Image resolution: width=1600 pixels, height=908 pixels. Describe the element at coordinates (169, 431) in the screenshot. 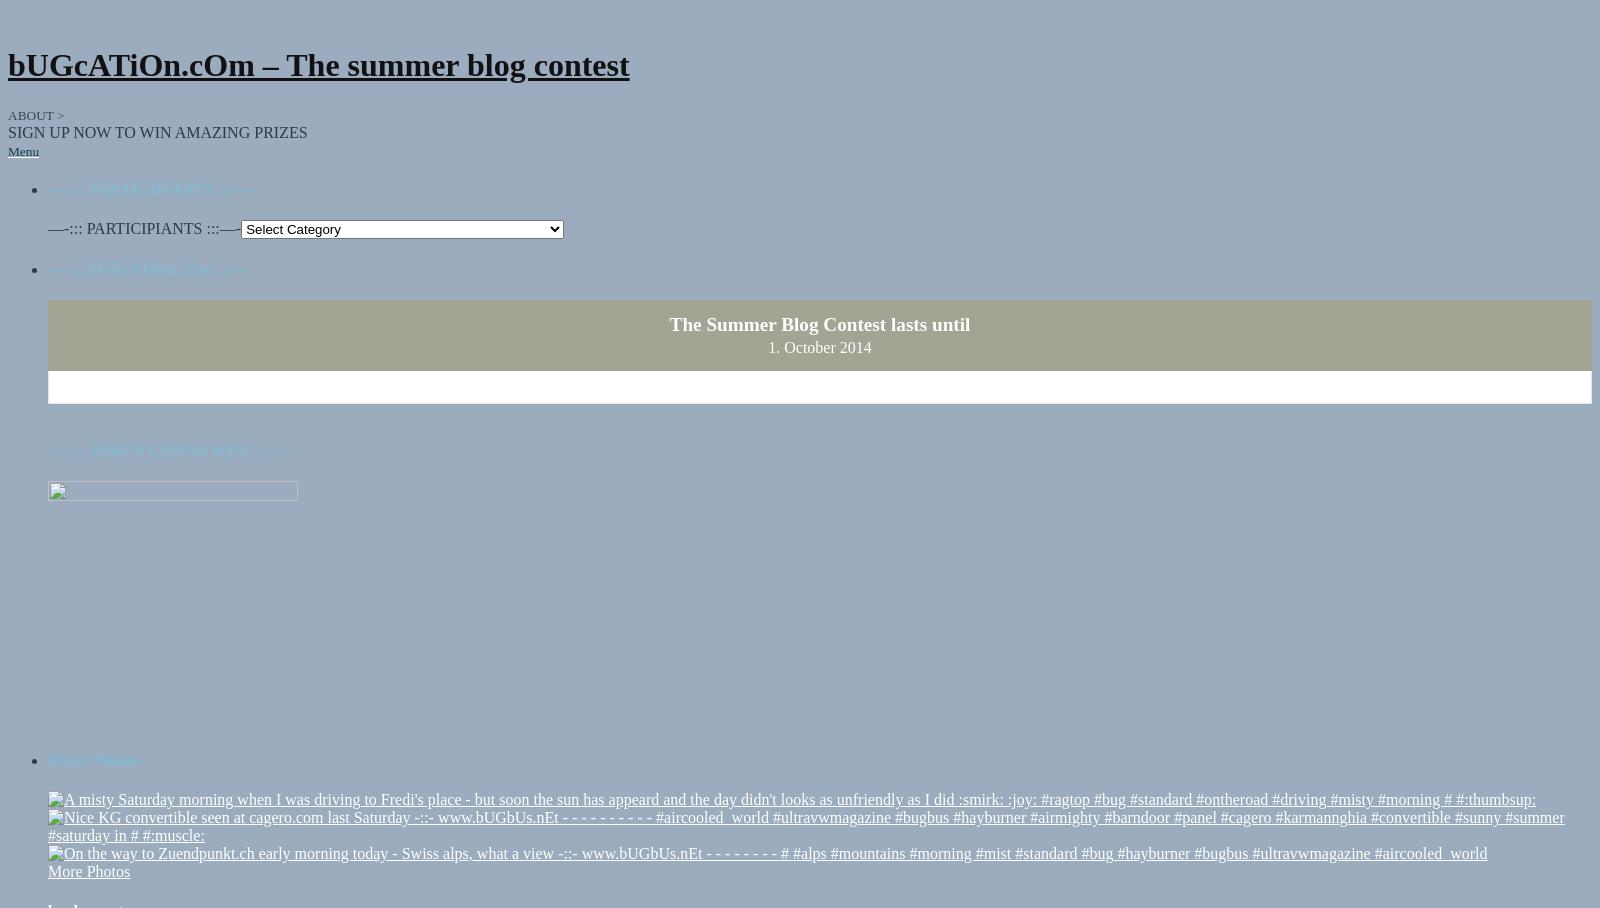

I see `'—-:::  WHO’S GONNA WIN? :::—-'` at that location.